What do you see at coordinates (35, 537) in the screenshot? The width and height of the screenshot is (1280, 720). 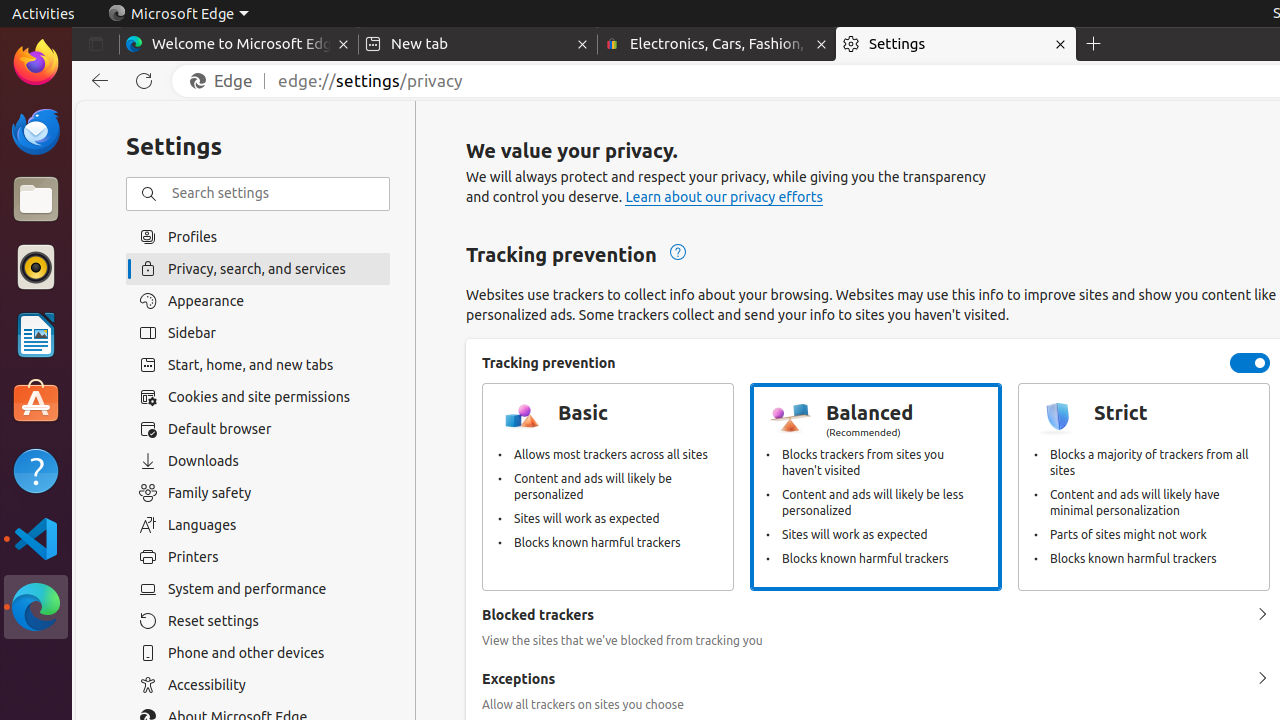 I see `'Visual Studio Code'` at bounding box center [35, 537].